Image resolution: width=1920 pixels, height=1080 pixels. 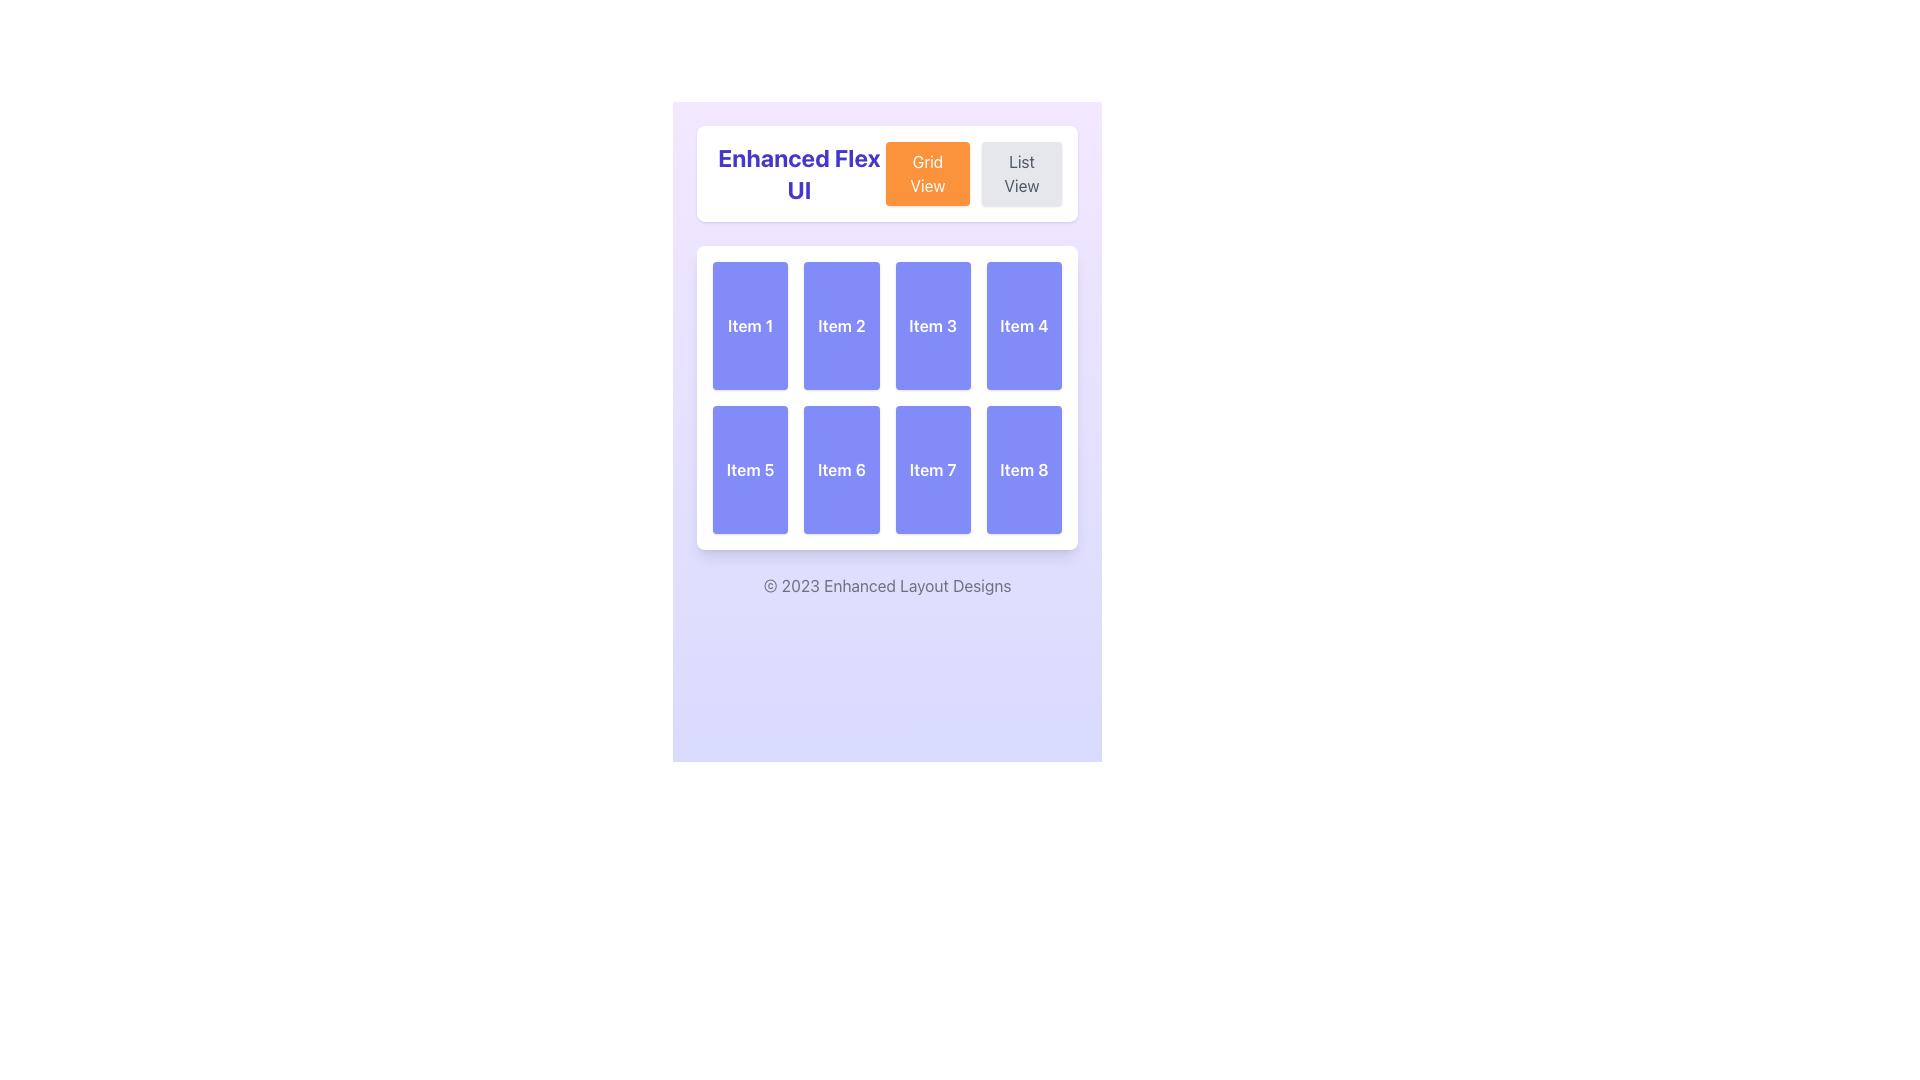 I want to click on the Grid item labeled 'Item 8' with a purple background, so click(x=1024, y=470).